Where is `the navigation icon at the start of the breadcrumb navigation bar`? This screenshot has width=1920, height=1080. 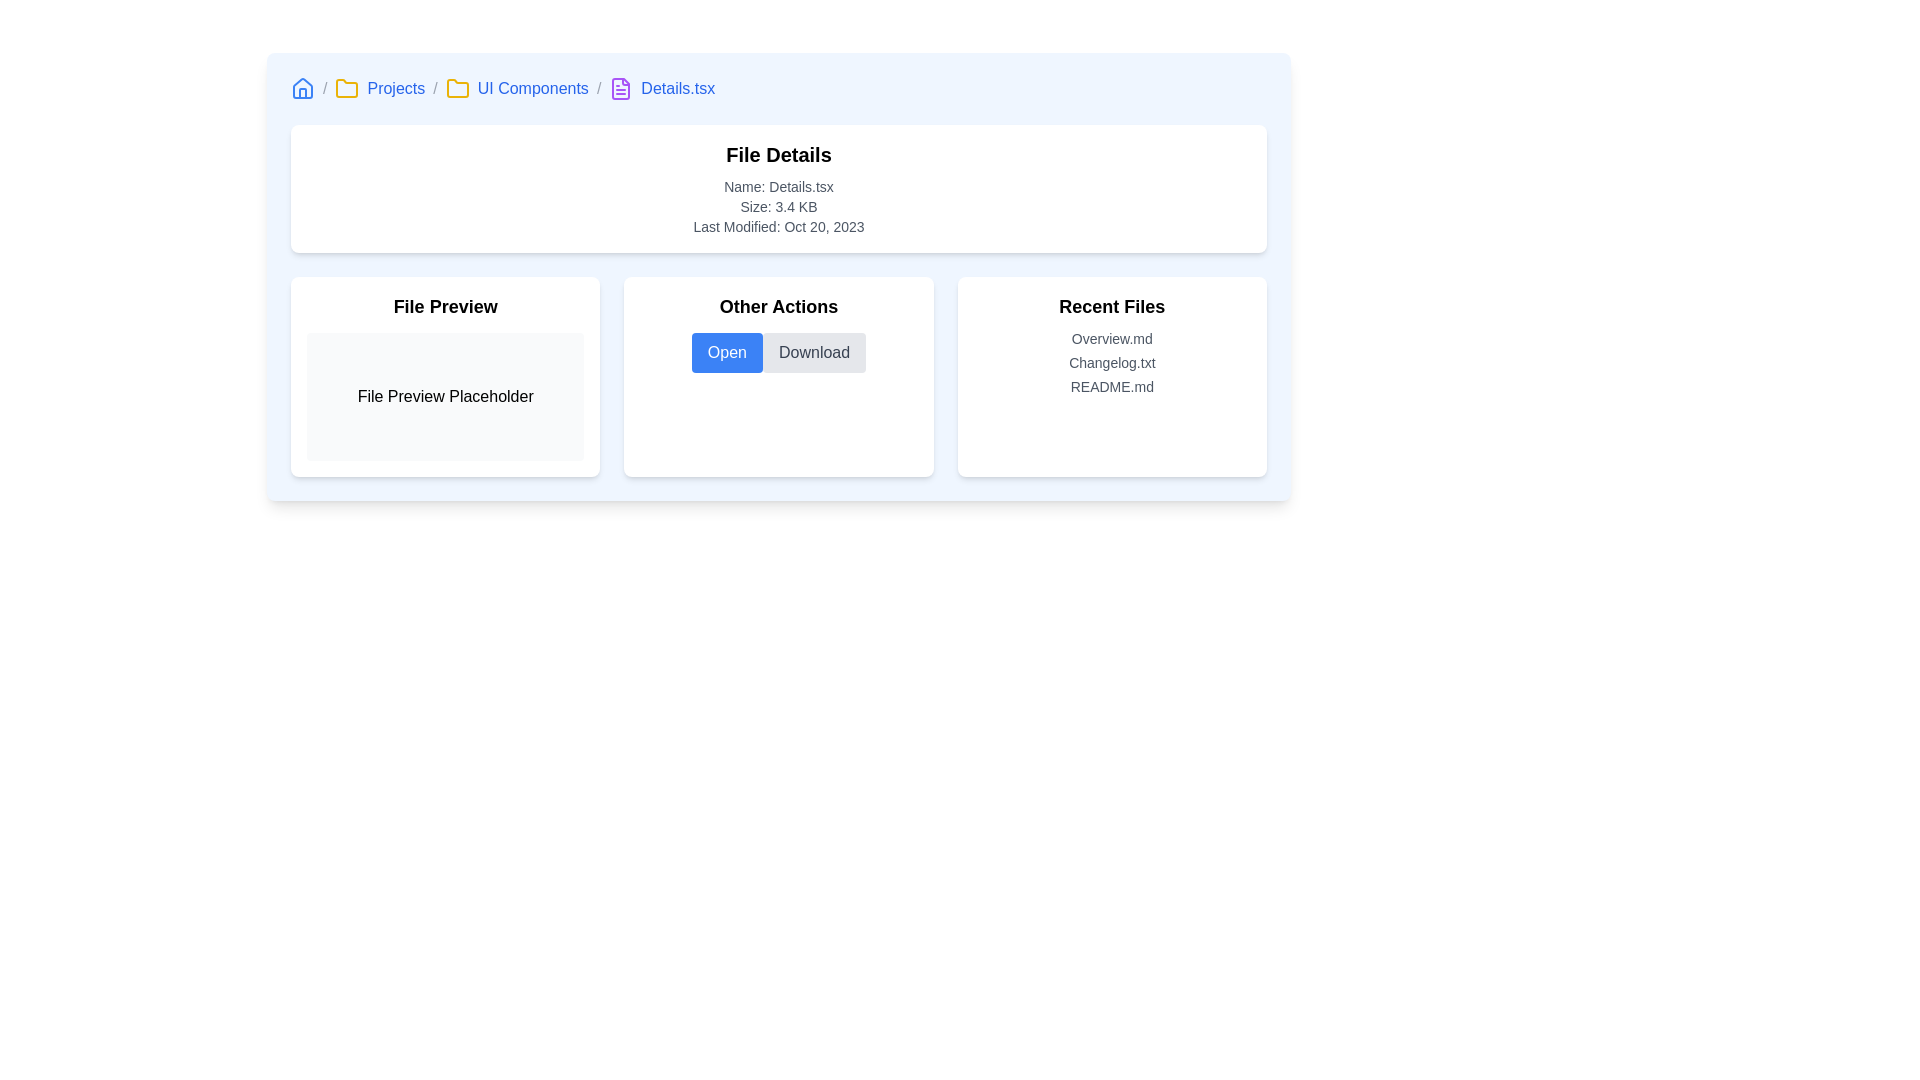
the navigation icon at the start of the breadcrumb navigation bar is located at coordinates (301, 87).